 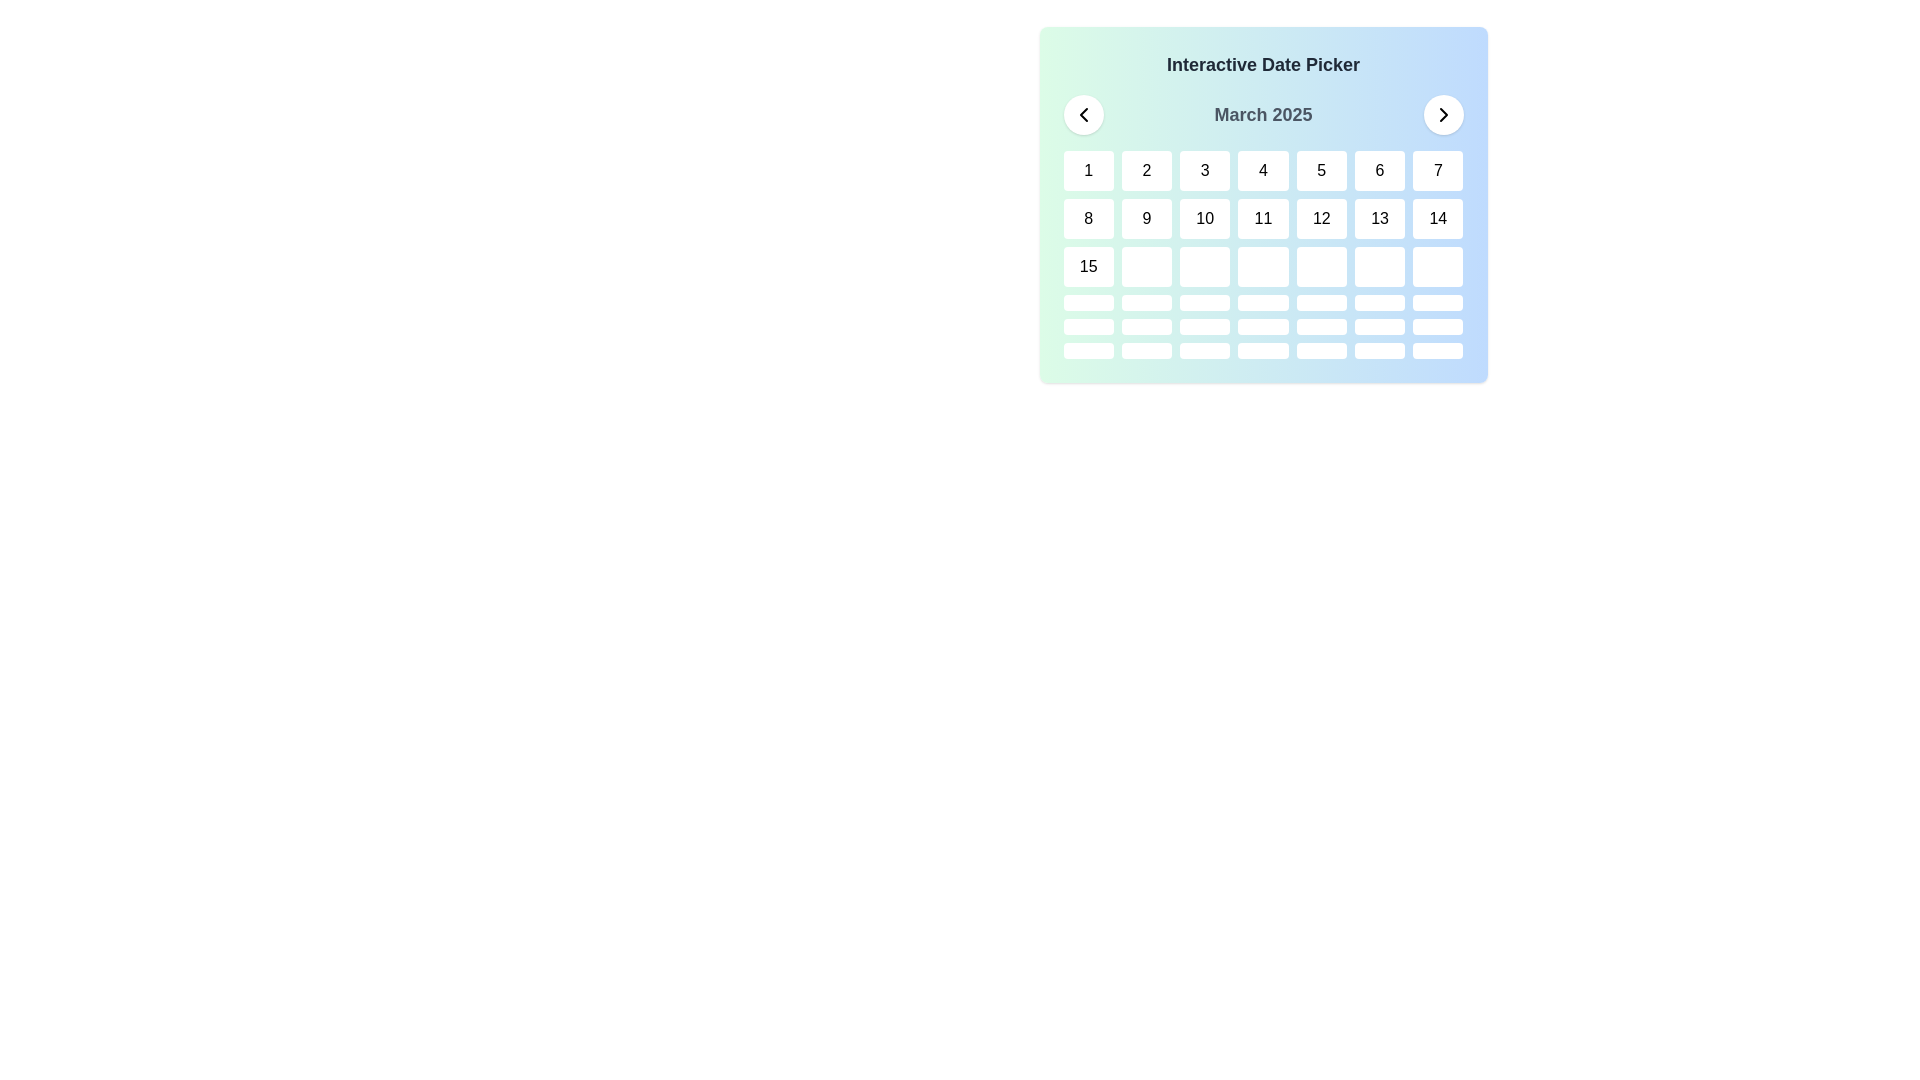 I want to click on the button in the sixth column of the fifth row of the calendar grid, so click(x=1147, y=326).